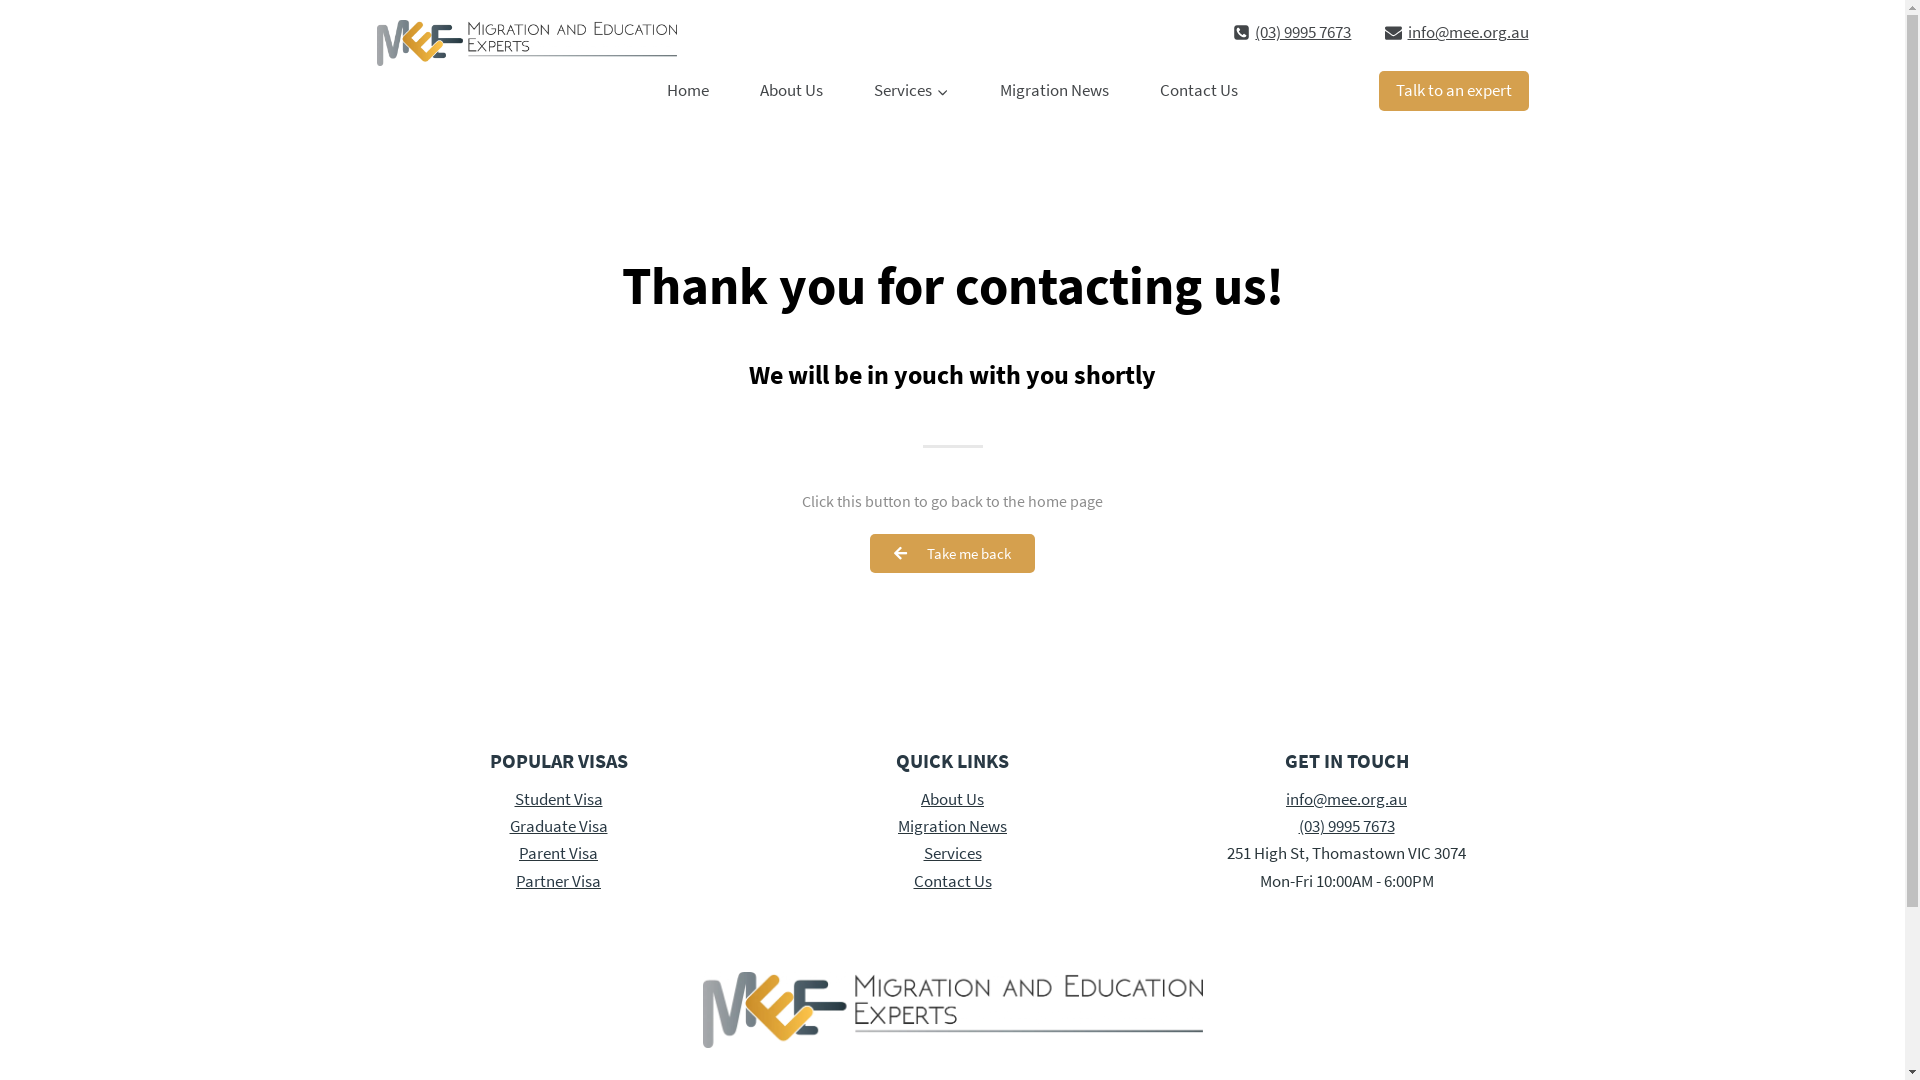 The image size is (1920, 1080). I want to click on 'info@mee.org.au', so click(1456, 32).